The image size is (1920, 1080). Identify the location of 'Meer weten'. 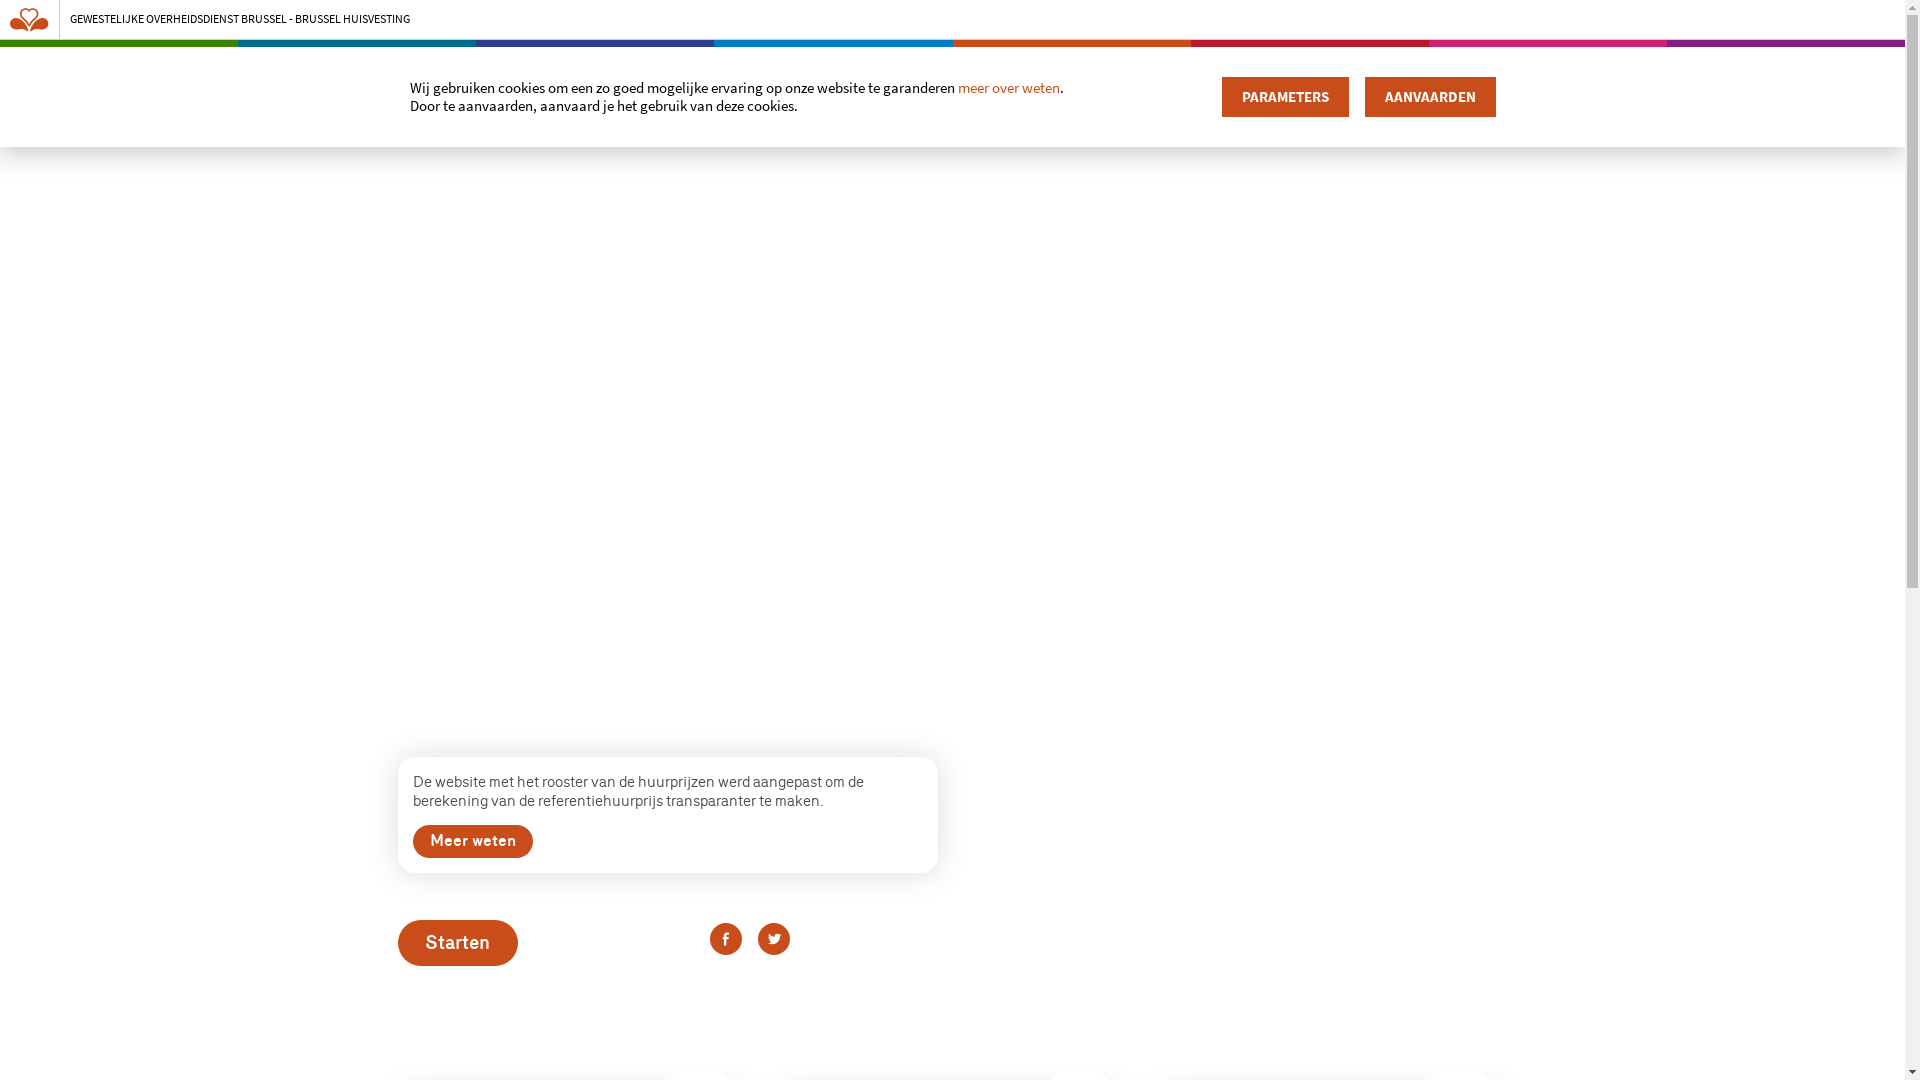
(470, 841).